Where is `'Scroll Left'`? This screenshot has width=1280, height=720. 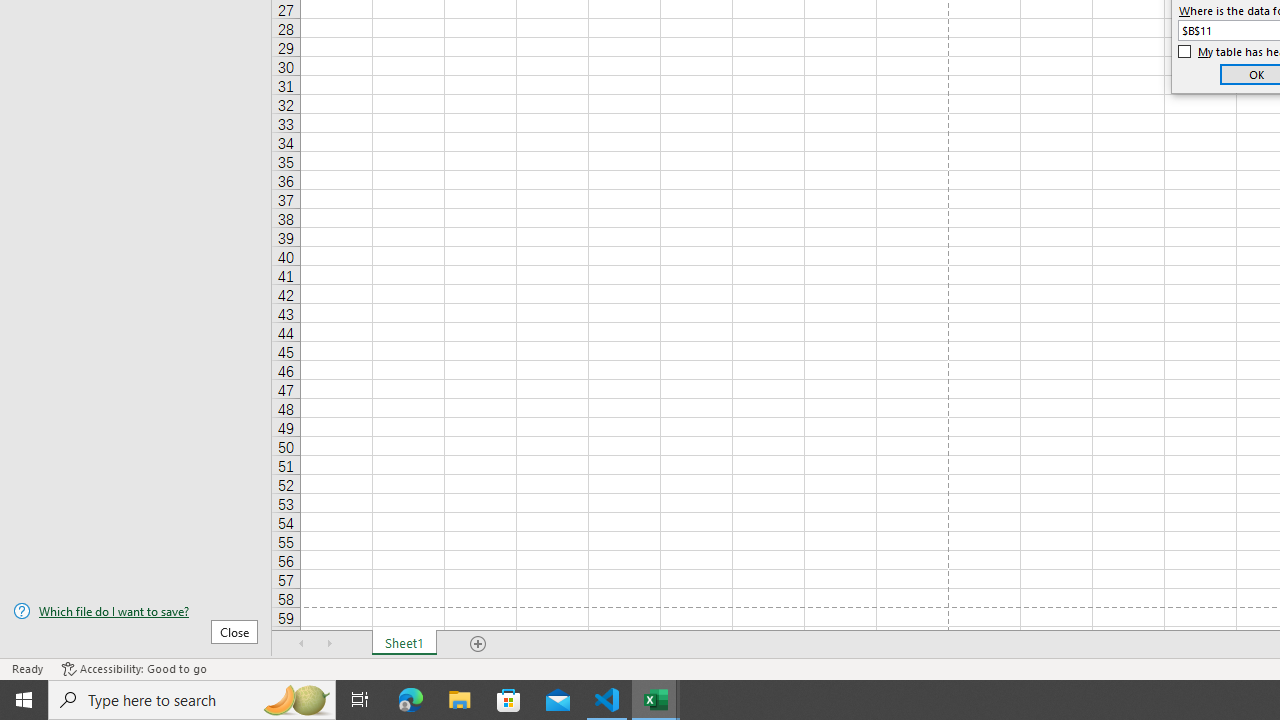
'Scroll Left' is located at coordinates (301, 644).